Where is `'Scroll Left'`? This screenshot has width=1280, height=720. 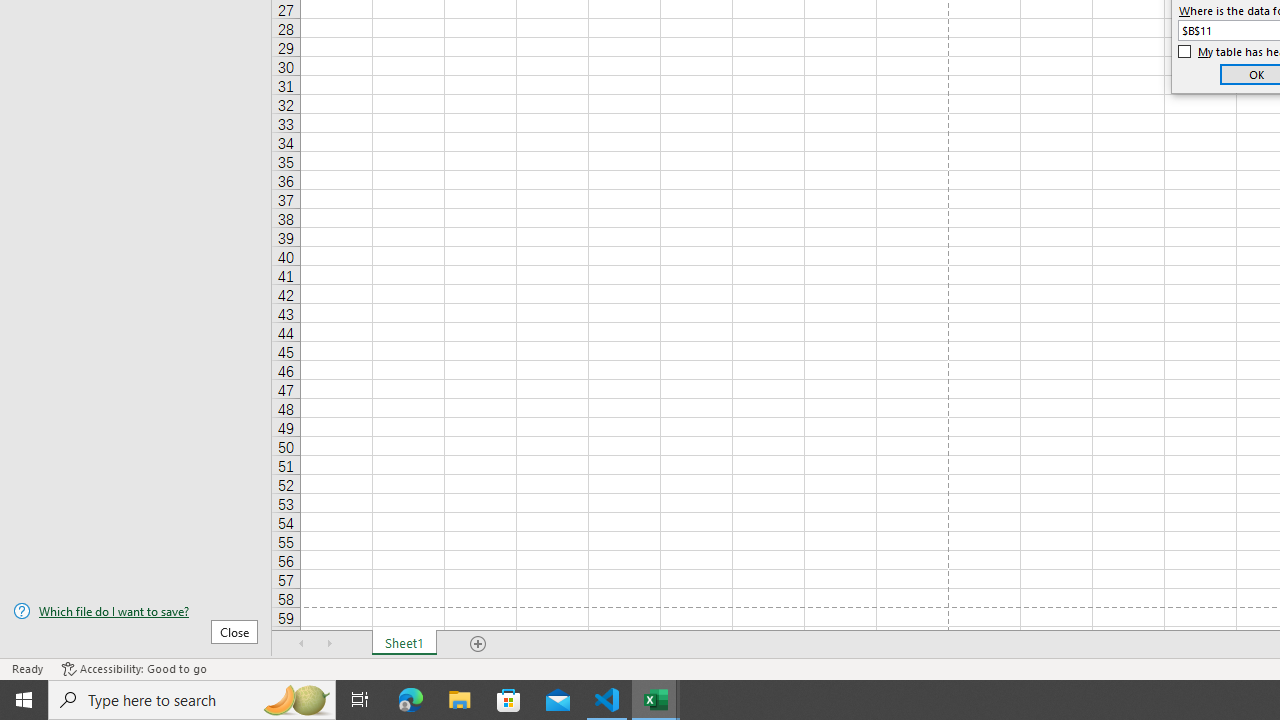
'Scroll Left' is located at coordinates (301, 644).